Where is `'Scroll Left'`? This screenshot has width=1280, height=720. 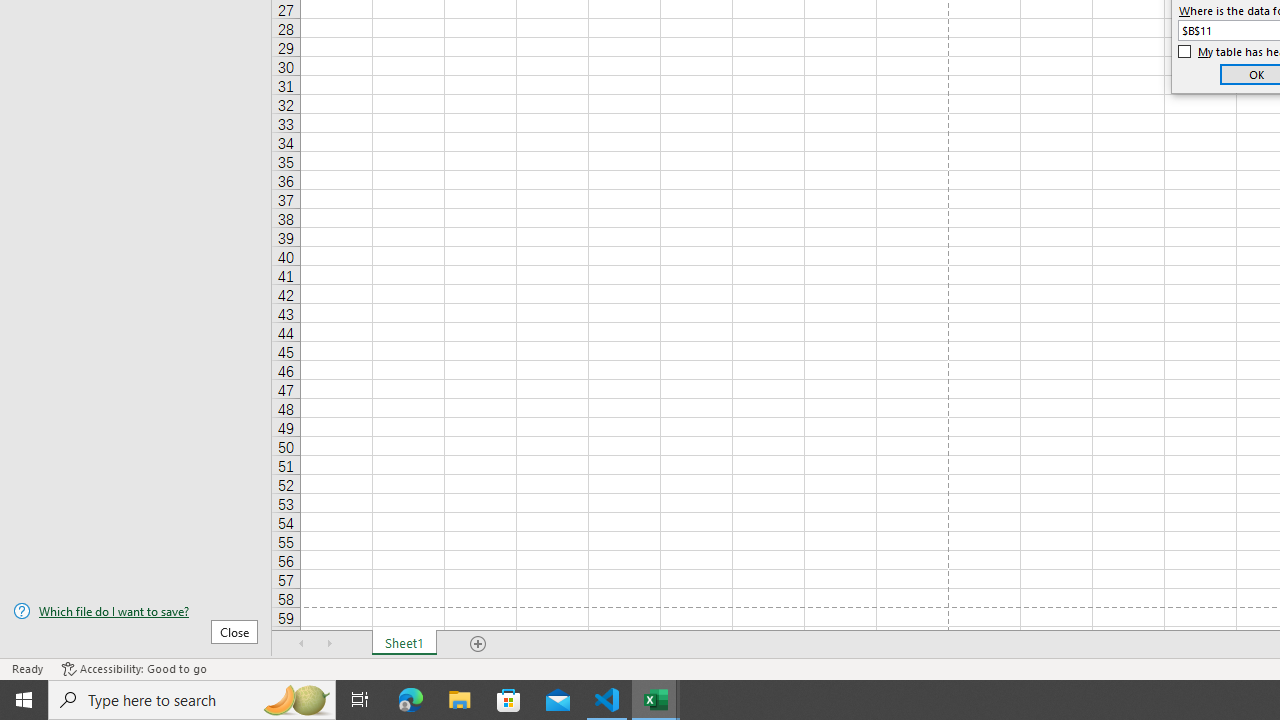
'Scroll Left' is located at coordinates (301, 644).